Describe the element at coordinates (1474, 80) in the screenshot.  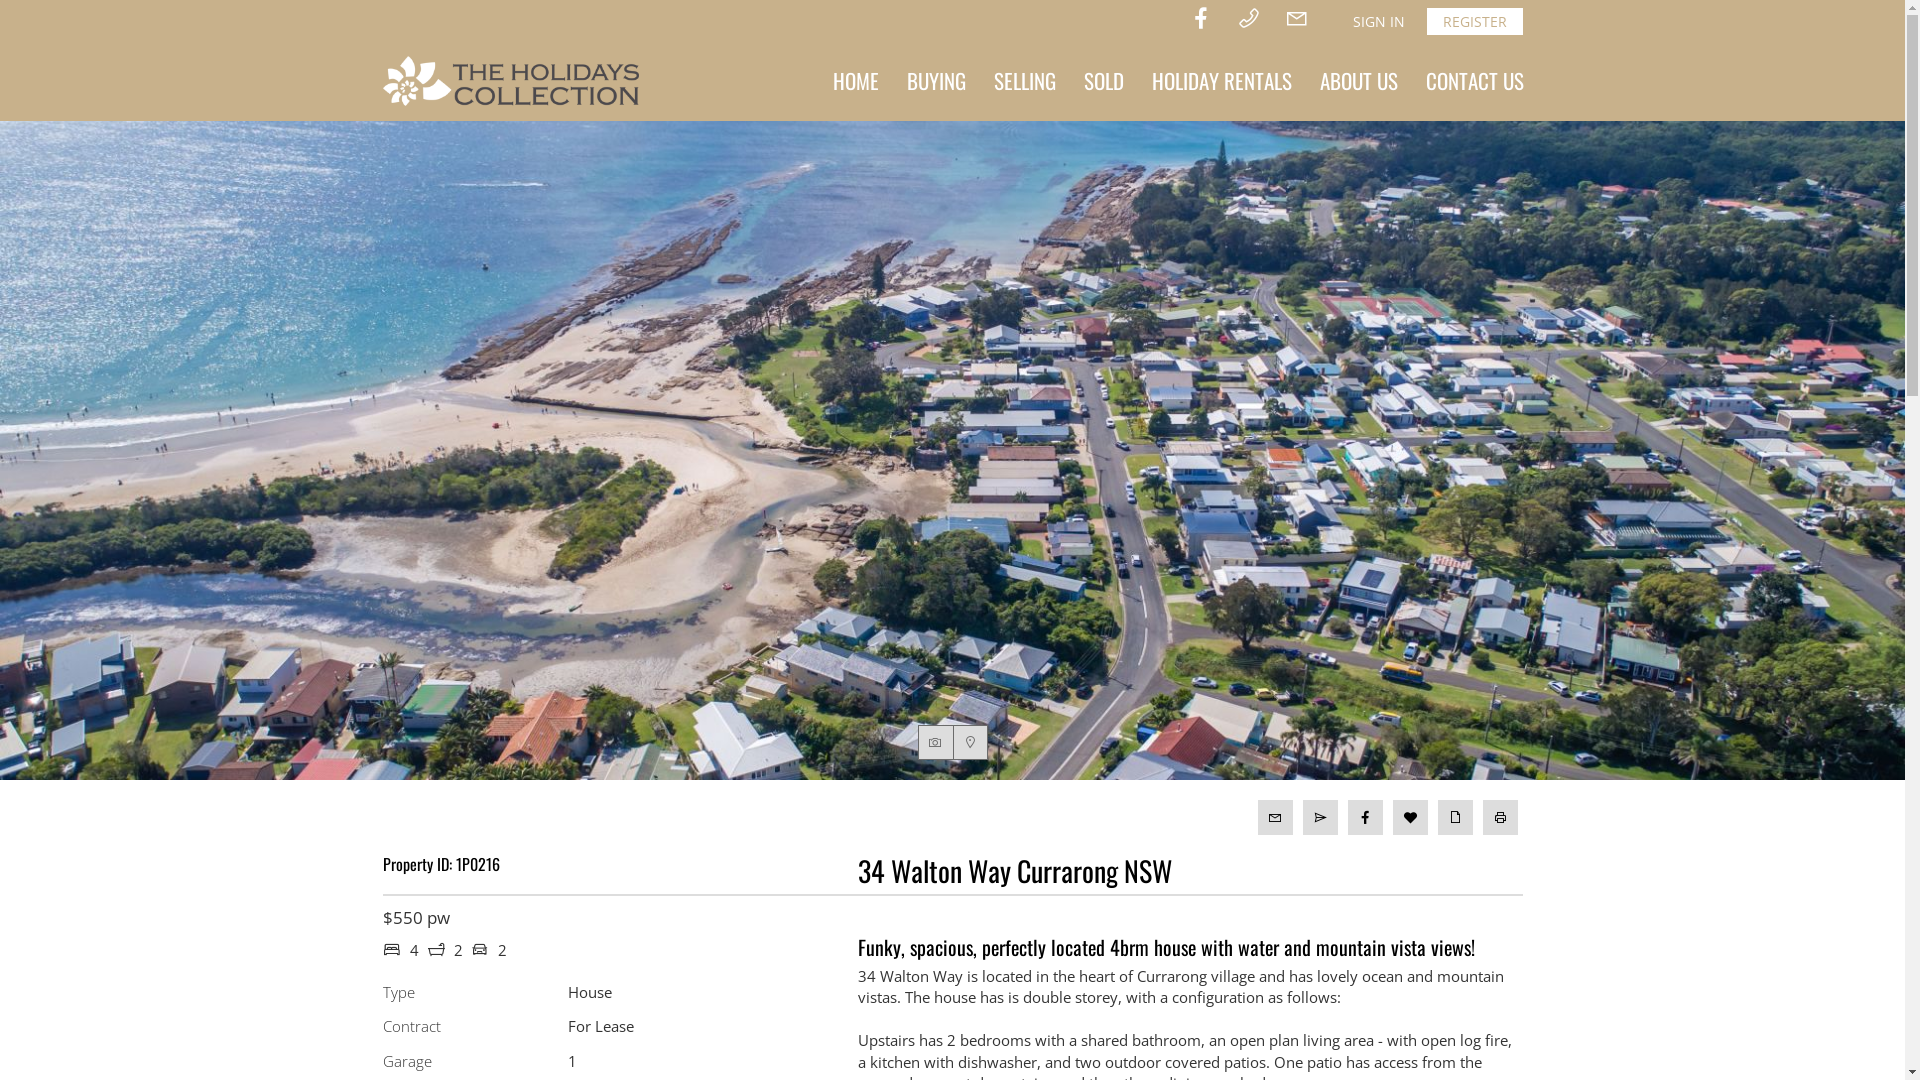
I see `'CONTACT US'` at that location.